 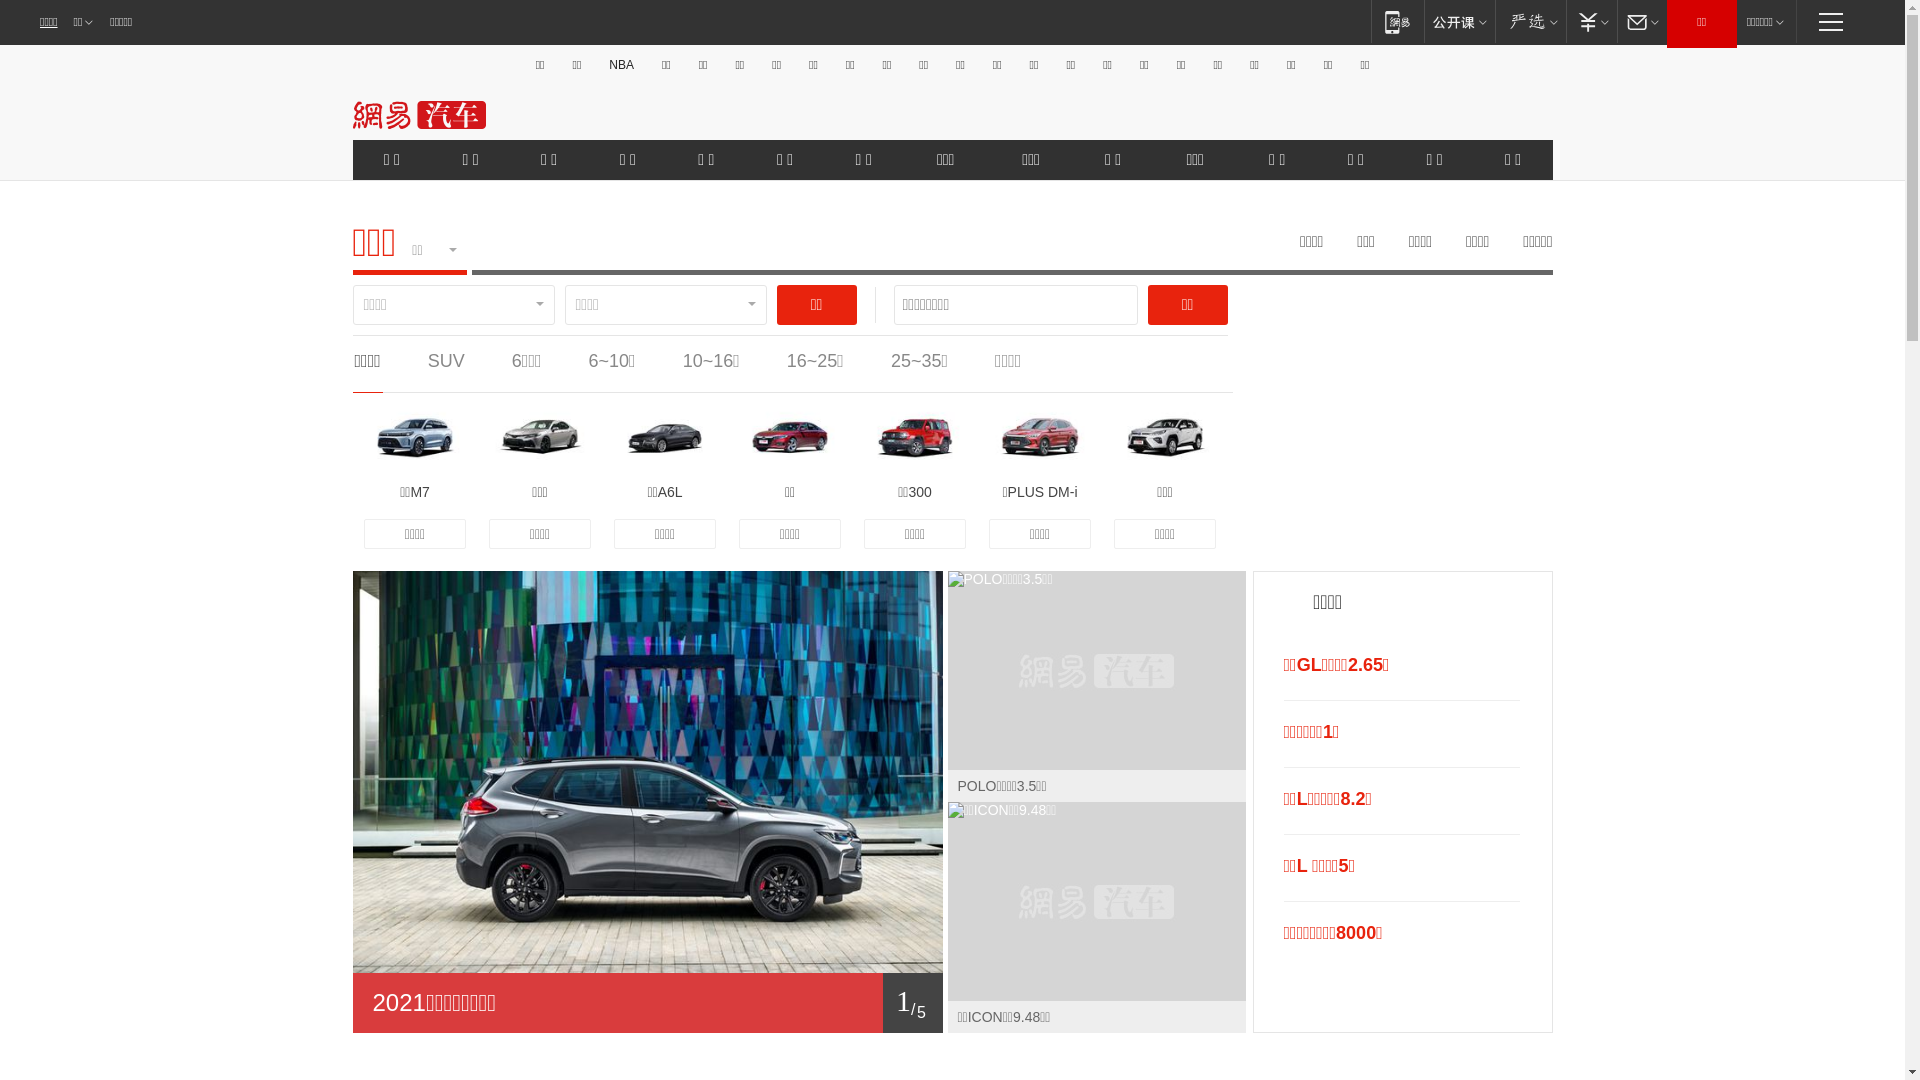 I want to click on 'SUV', so click(x=426, y=361).